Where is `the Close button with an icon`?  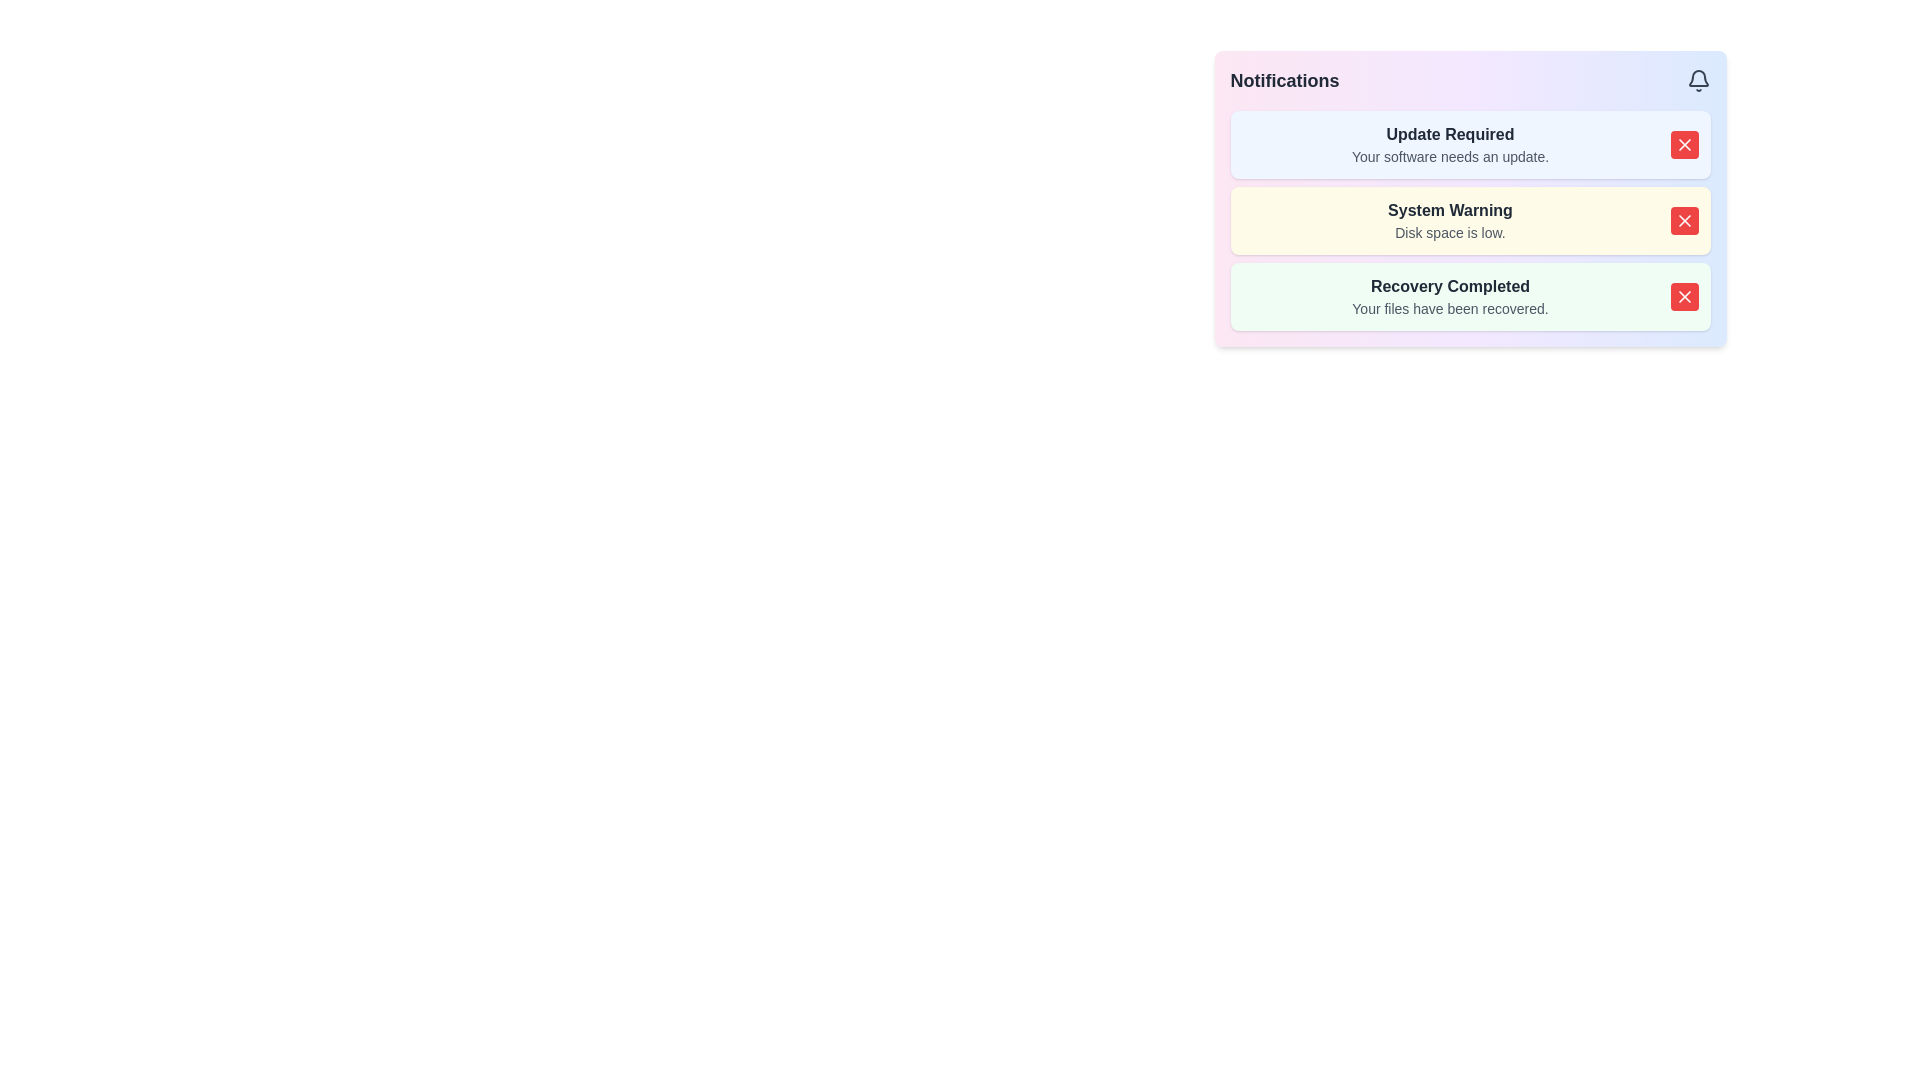 the Close button with an icon is located at coordinates (1683, 144).